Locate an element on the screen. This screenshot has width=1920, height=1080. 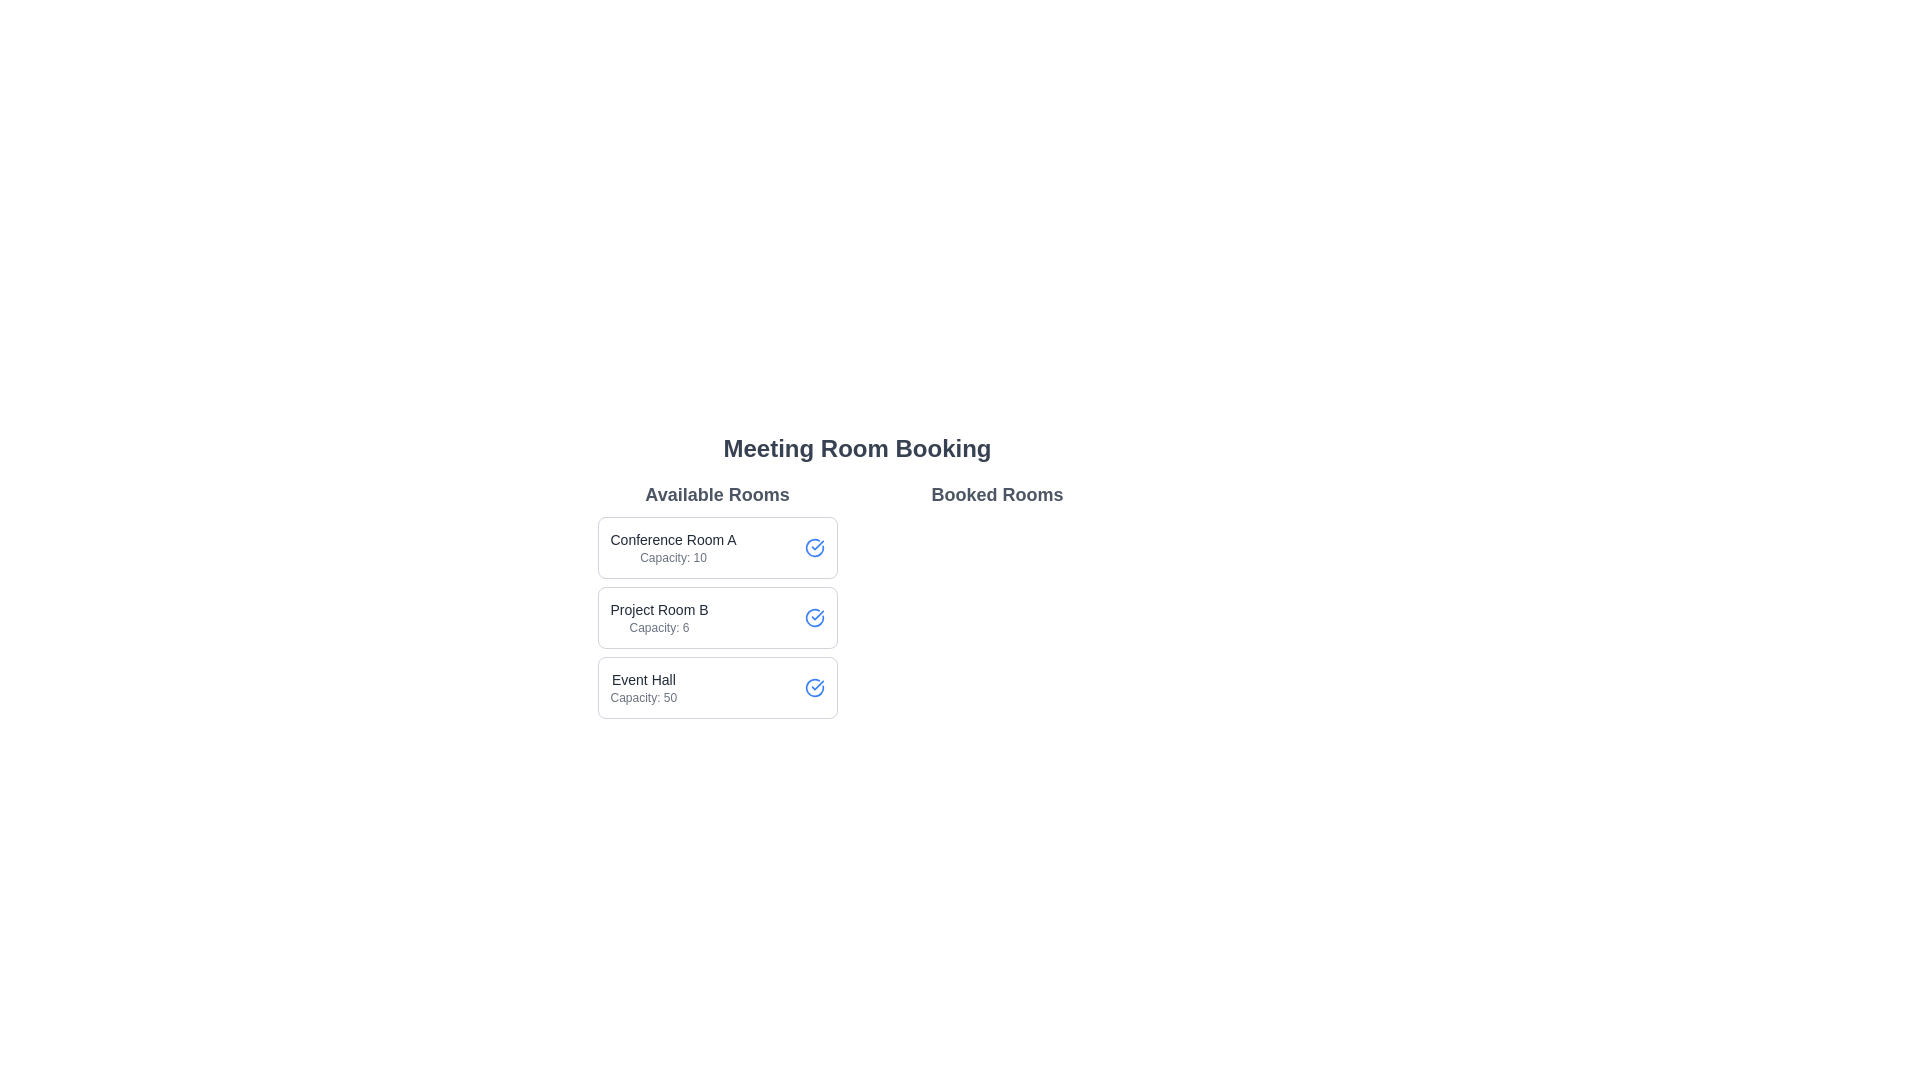
the Text header that labels the list of available rooms, located above 'Conference Room A' and to the left of 'Booked Rooms' is located at coordinates (717, 494).